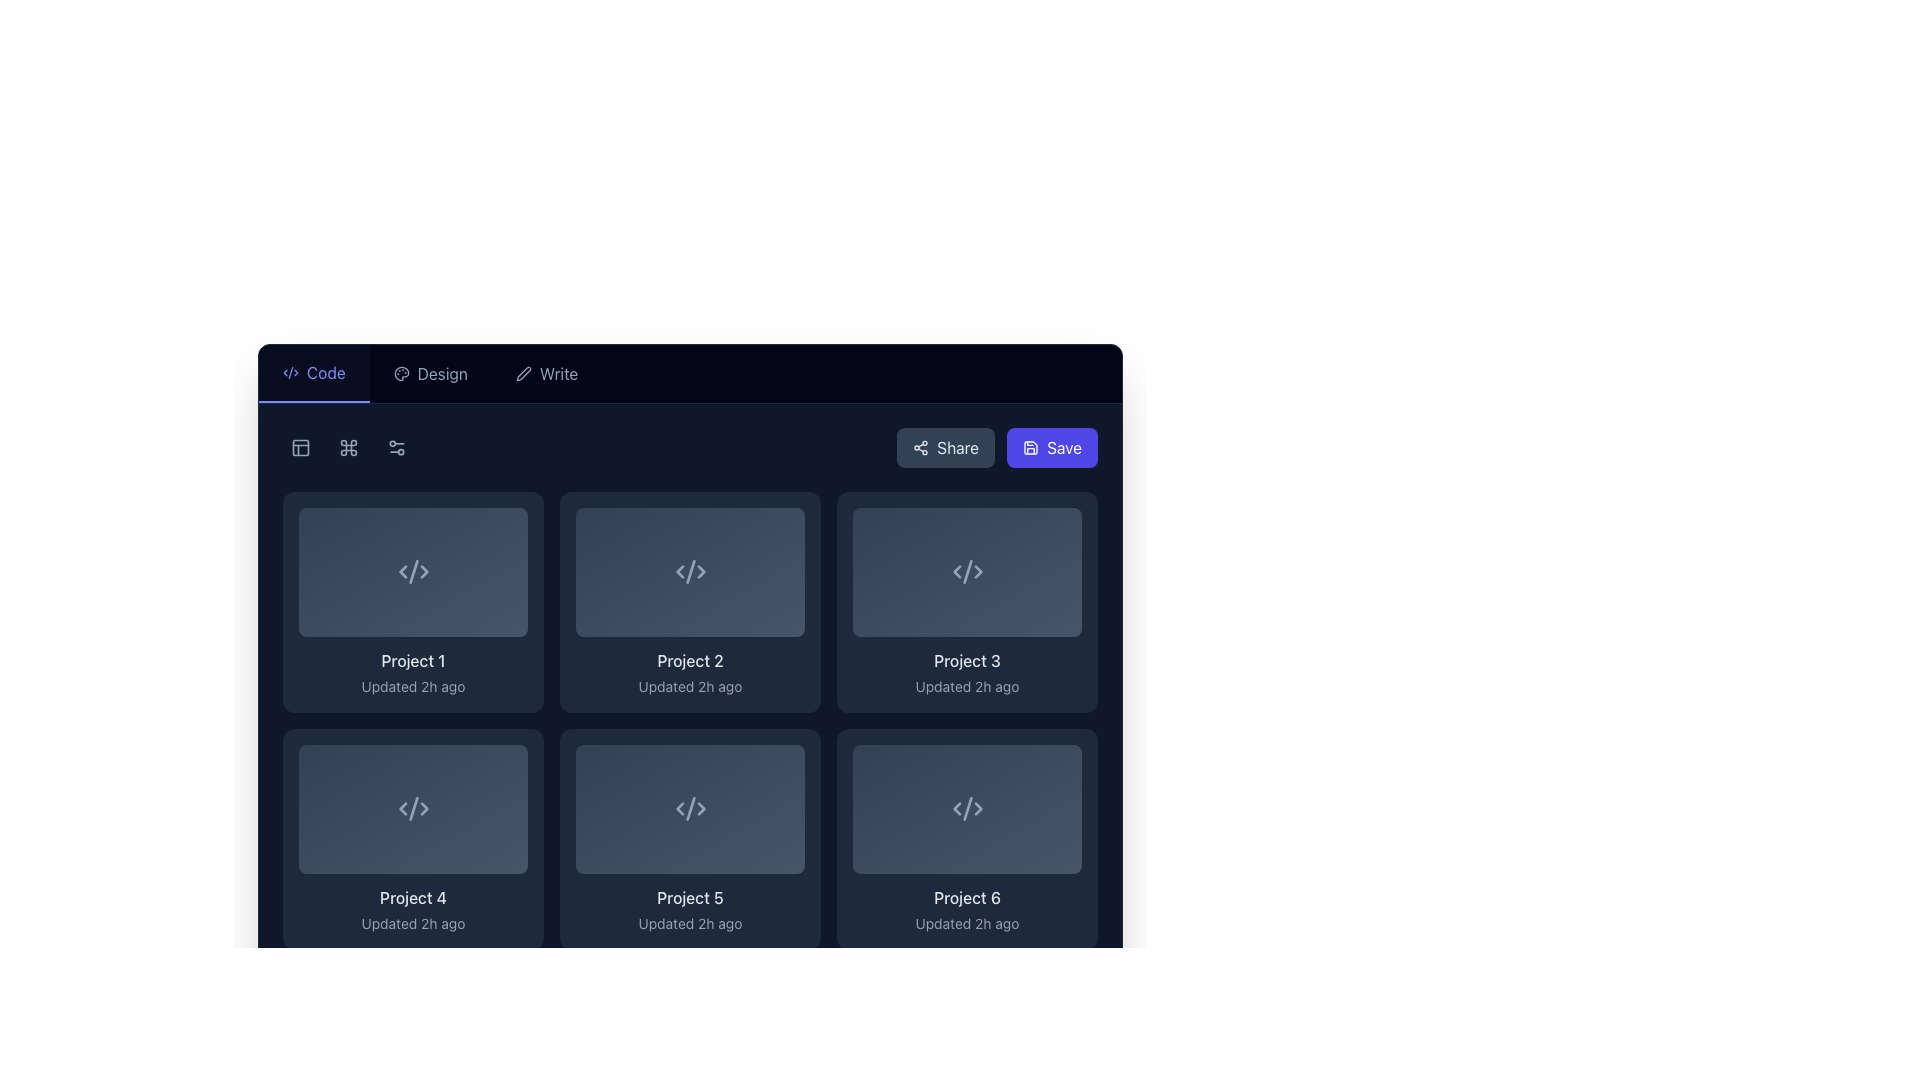 This screenshot has height=1080, width=1920. I want to click on the 'Design' navigation button, which is the second item in the navigation bar and contains a palette icon followed by the text 'Design', so click(429, 374).